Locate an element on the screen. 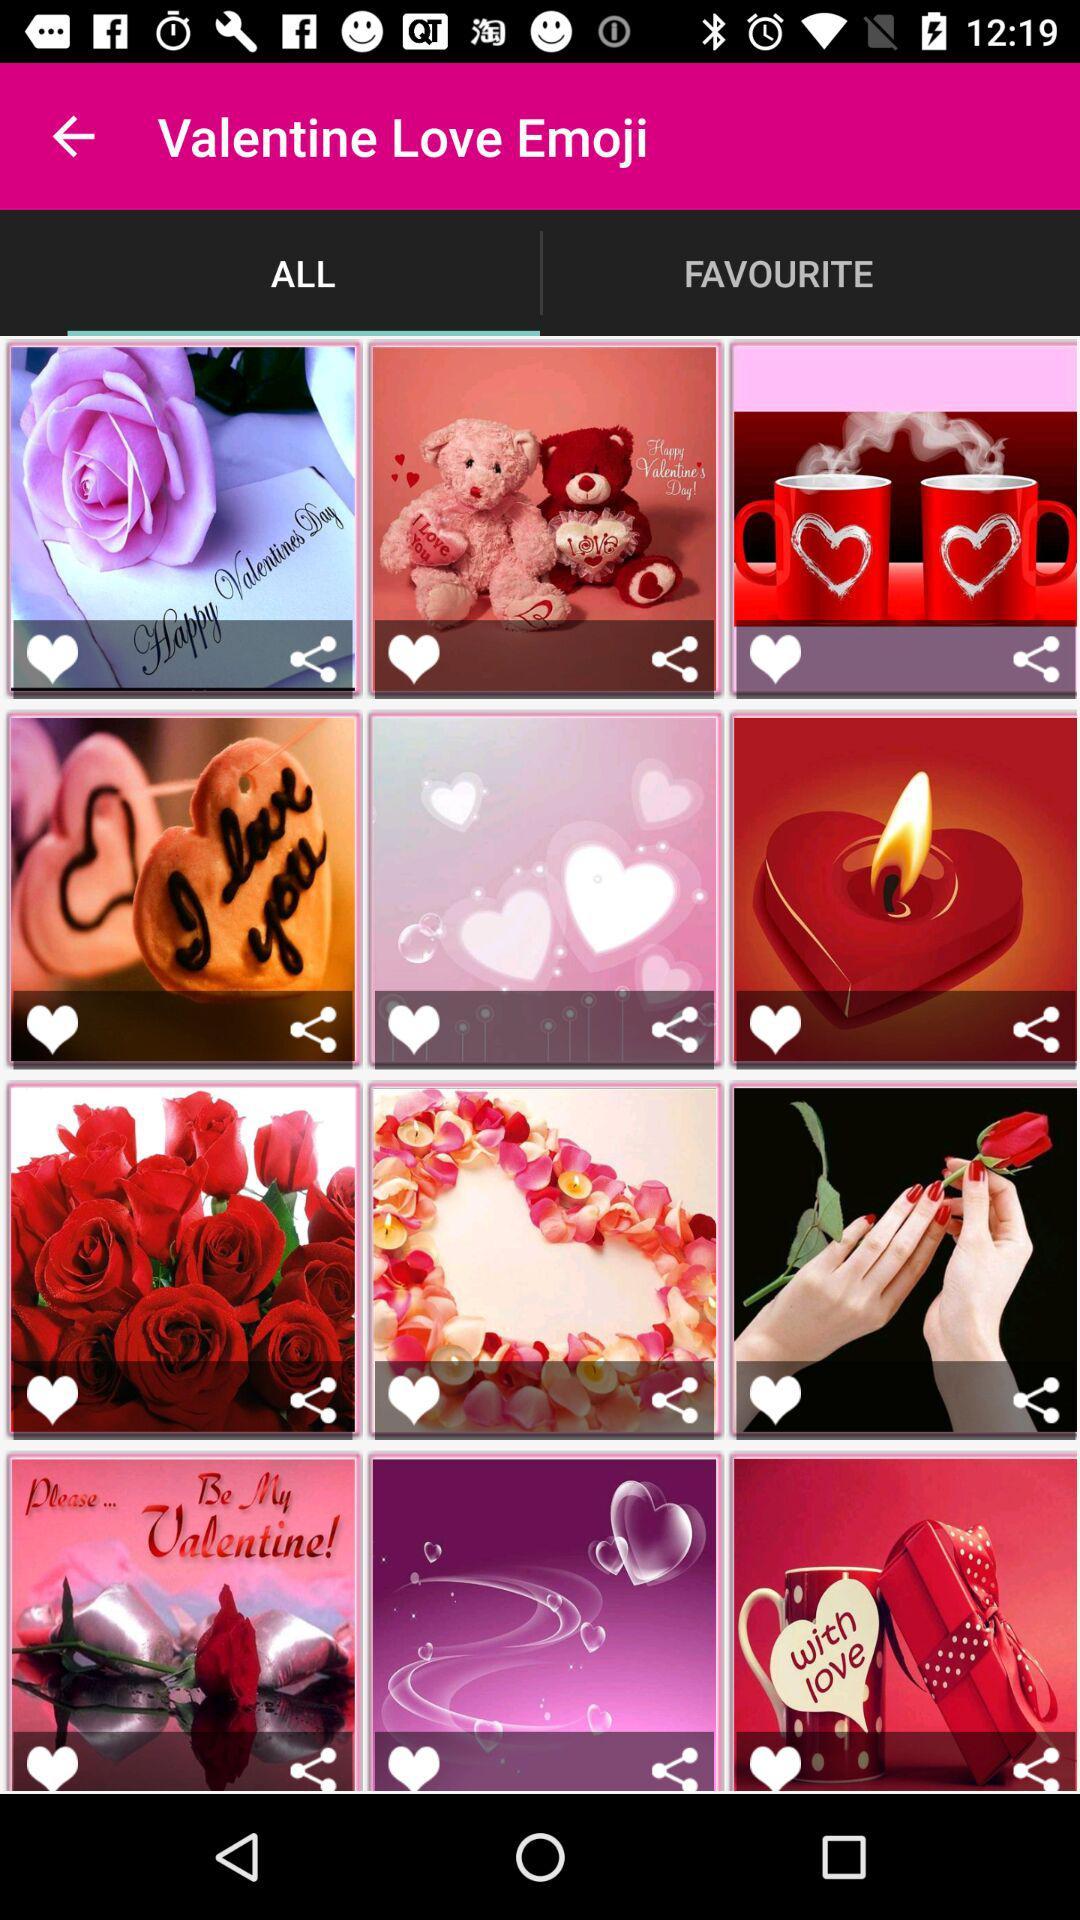 The image size is (1080, 1920). click heart like button happy valentines day is located at coordinates (51, 659).